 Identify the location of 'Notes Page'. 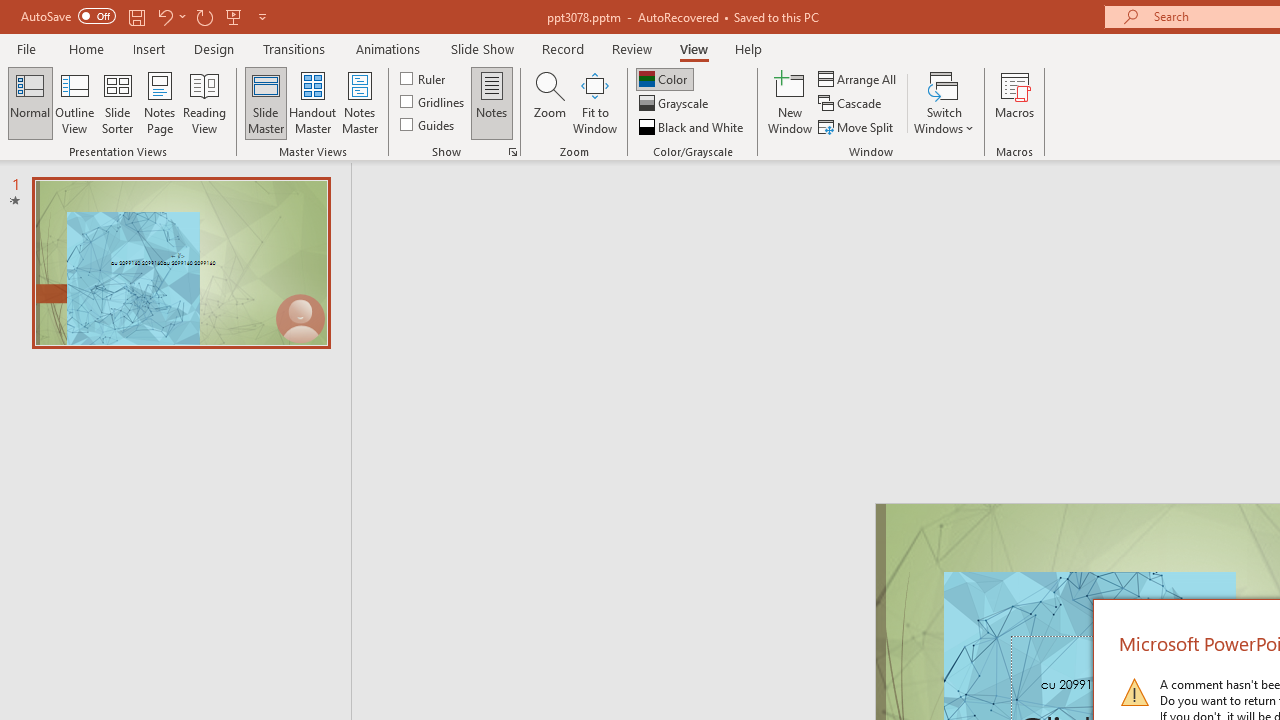
(160, 103).